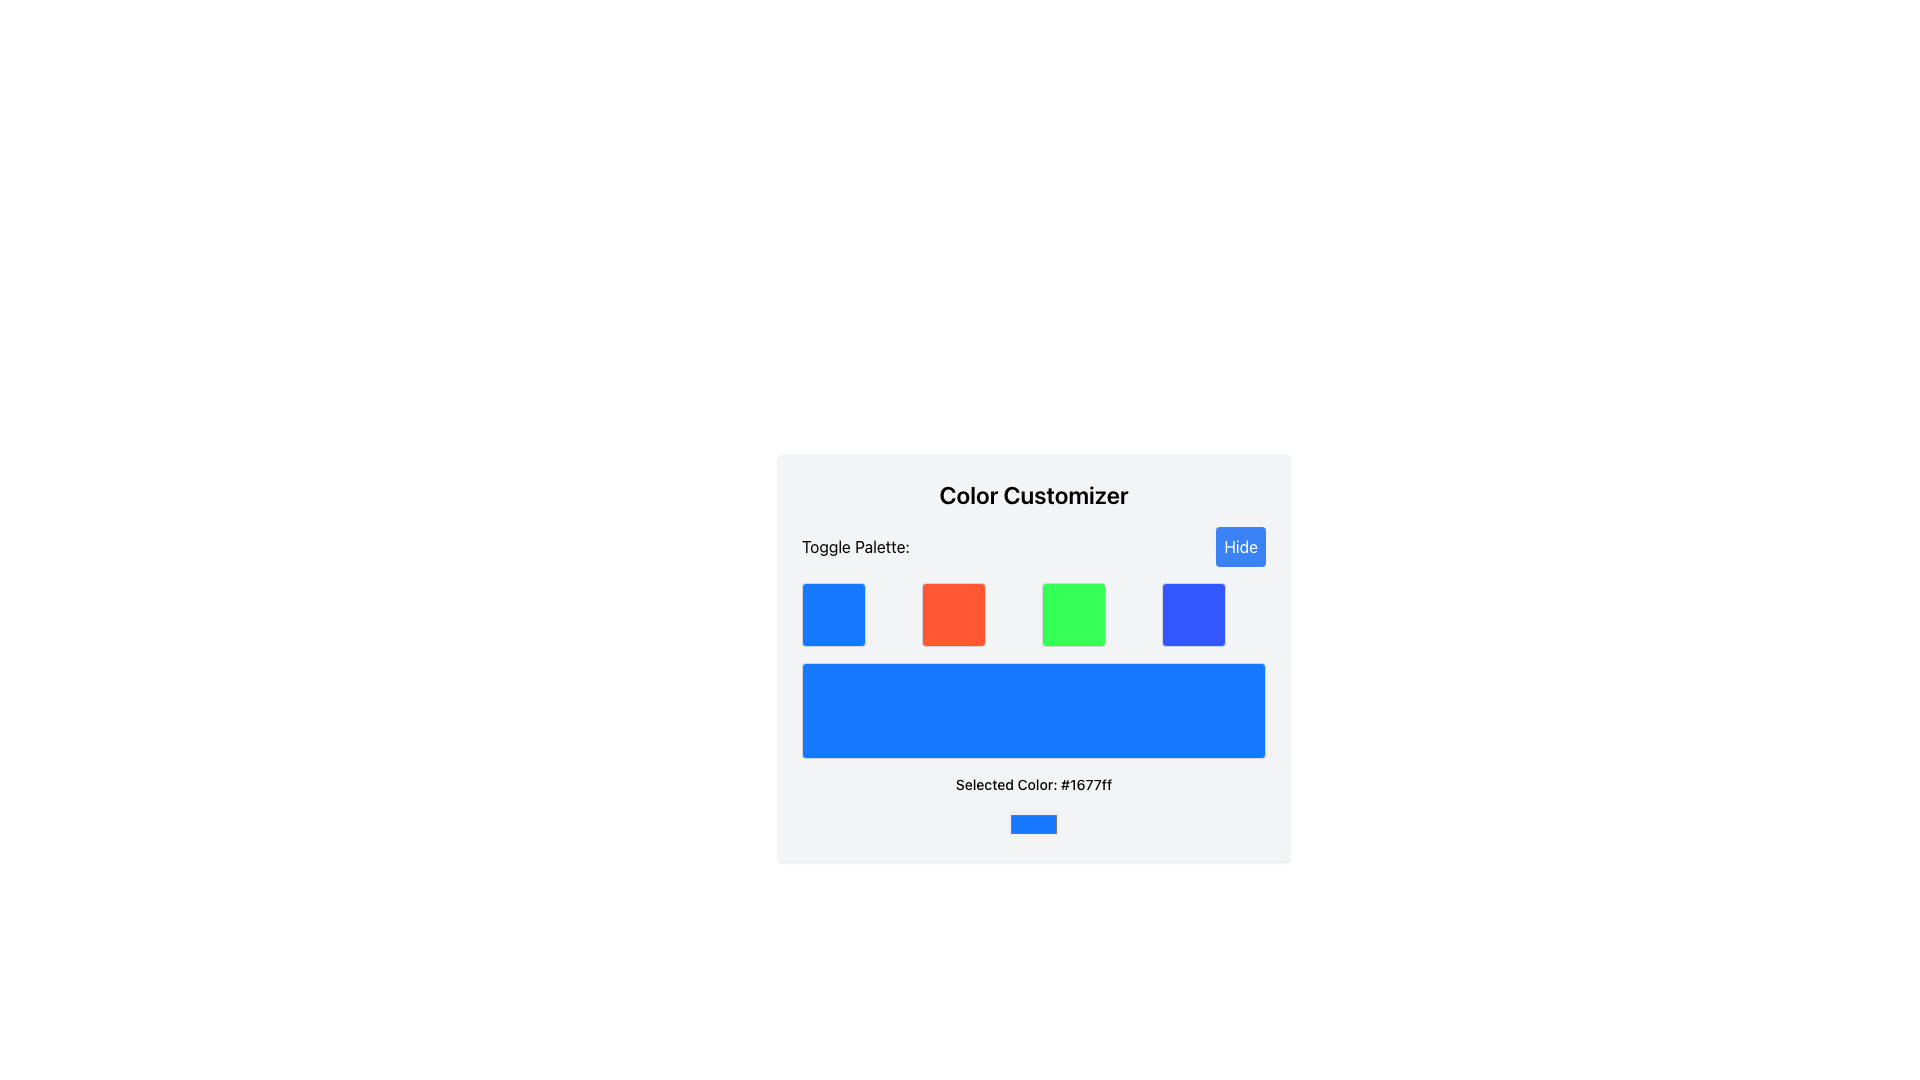 This screenshot has height=1080, width=1920. I want to click on the color selection button located in the top-left corner of the 4-column grid, so click(834, 613).